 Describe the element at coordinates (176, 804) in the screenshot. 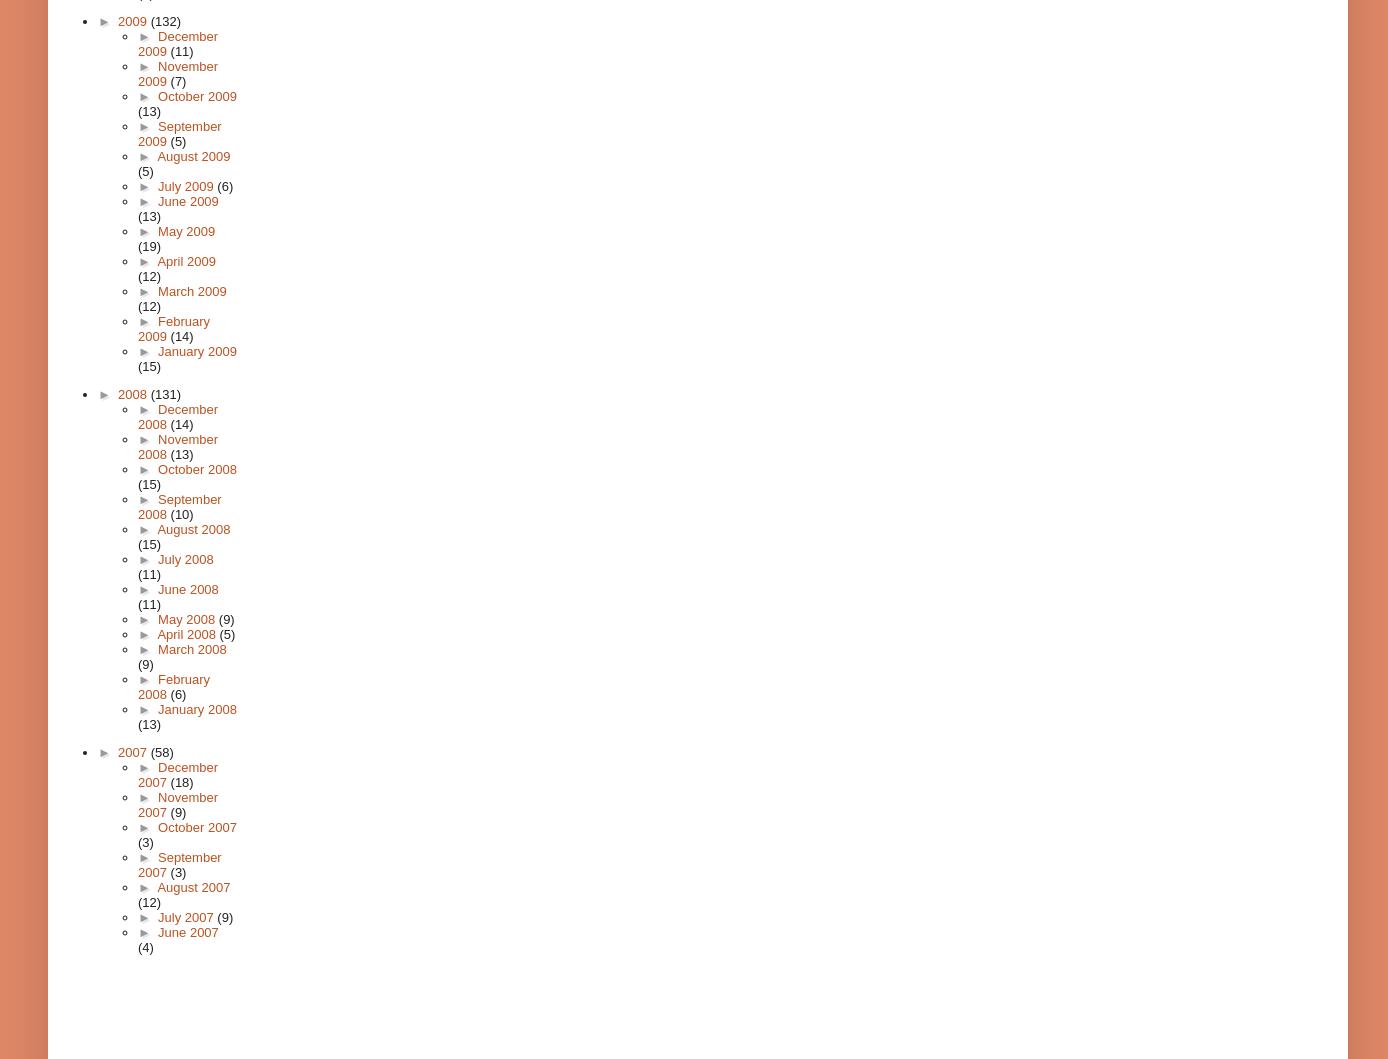

I see `'November 2007'` at that location.